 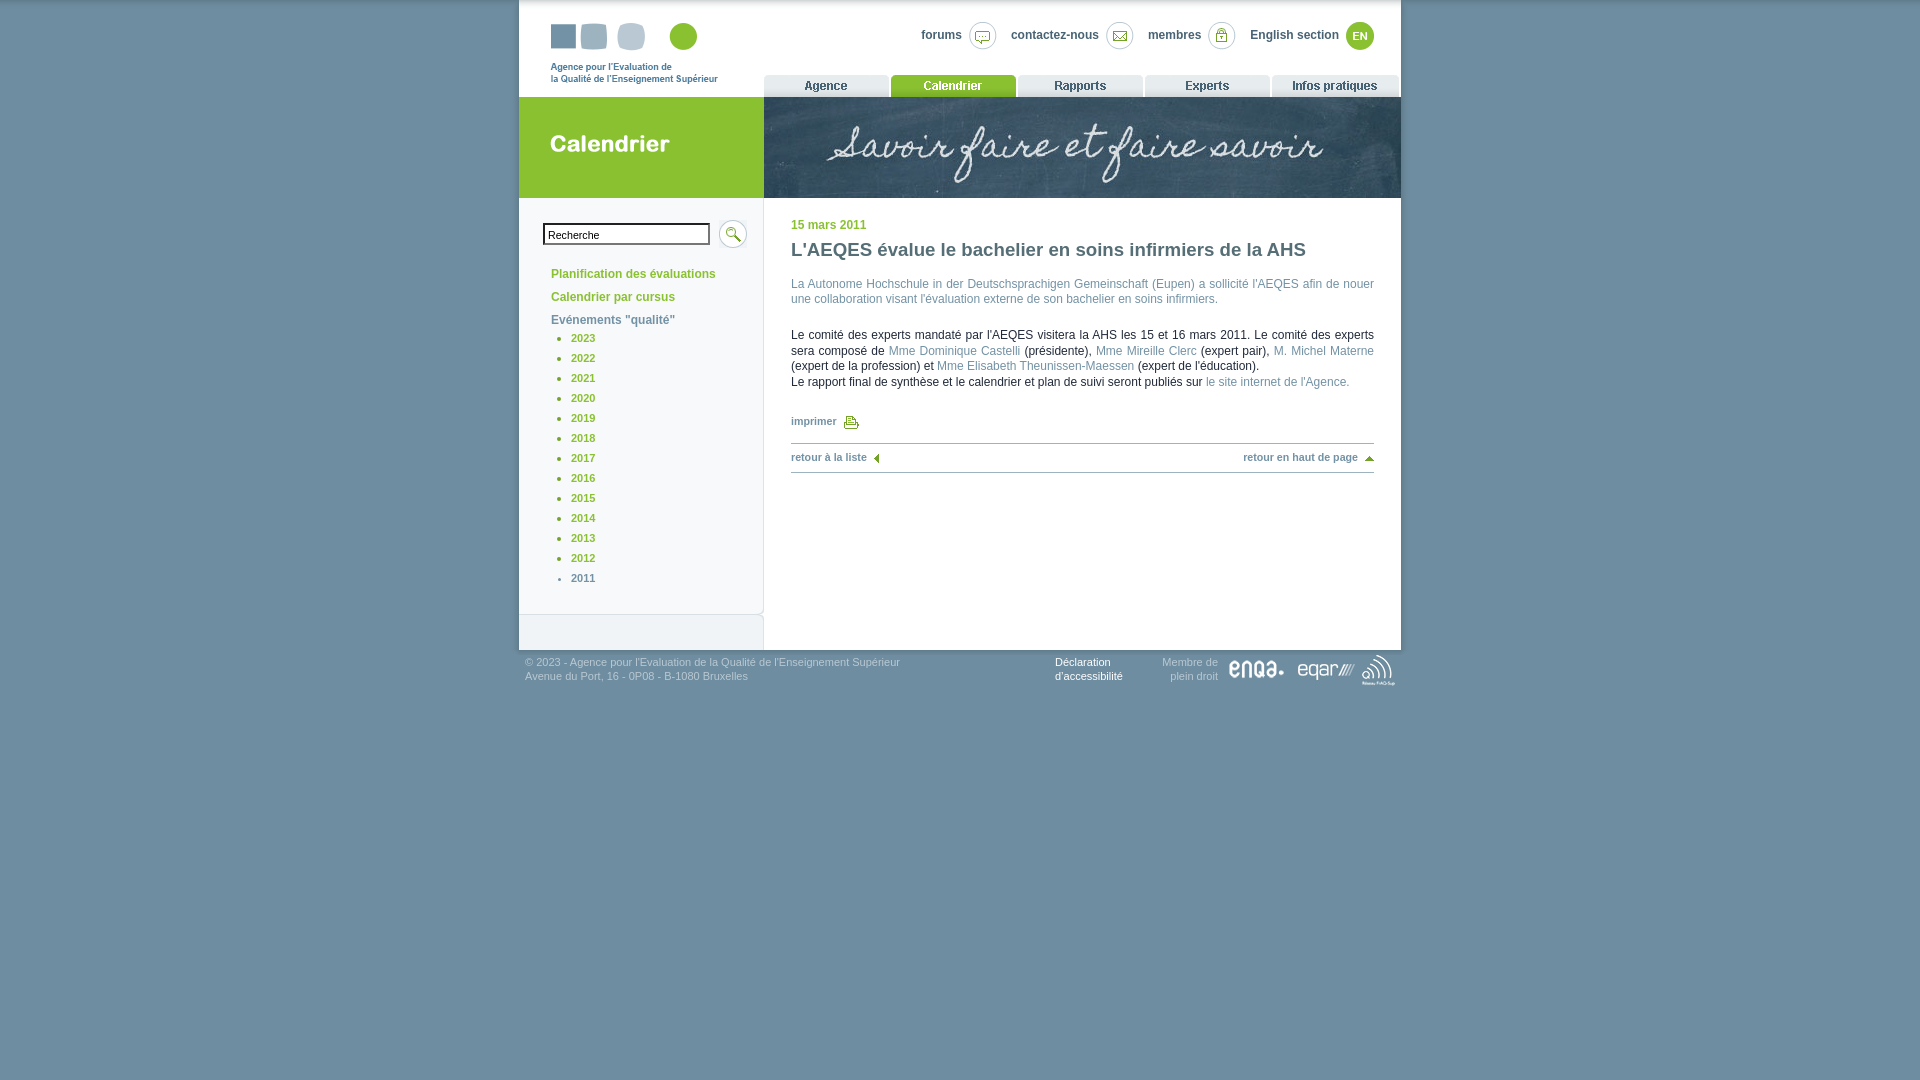 What do you see at coordinates (581, 558) in the screenshot?
I see `'2012'` at bounding box center [581, 558].